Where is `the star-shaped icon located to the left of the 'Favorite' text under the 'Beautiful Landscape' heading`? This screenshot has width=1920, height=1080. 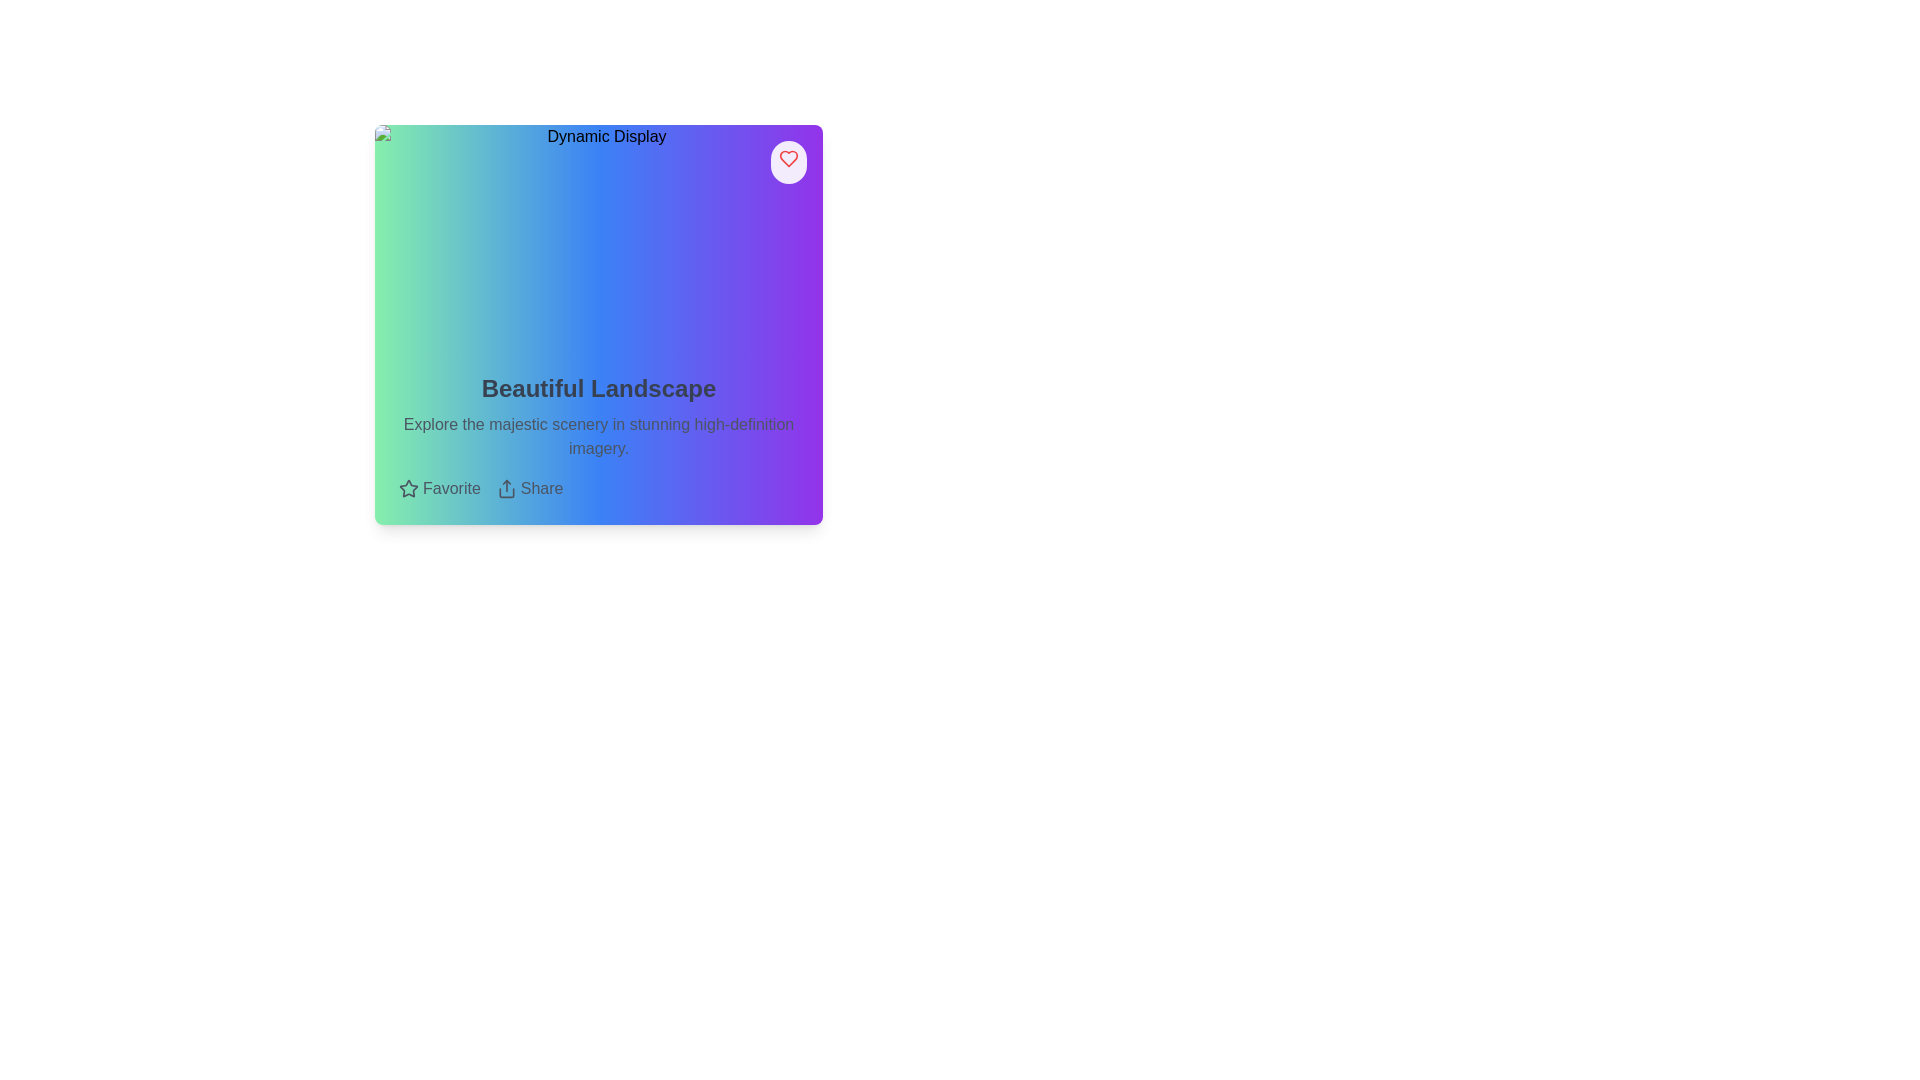
the star-shaped icon located to the left of the 'Favorite' text under the 'Beautiful Landscape' heading is located at coordinates (407, 489).